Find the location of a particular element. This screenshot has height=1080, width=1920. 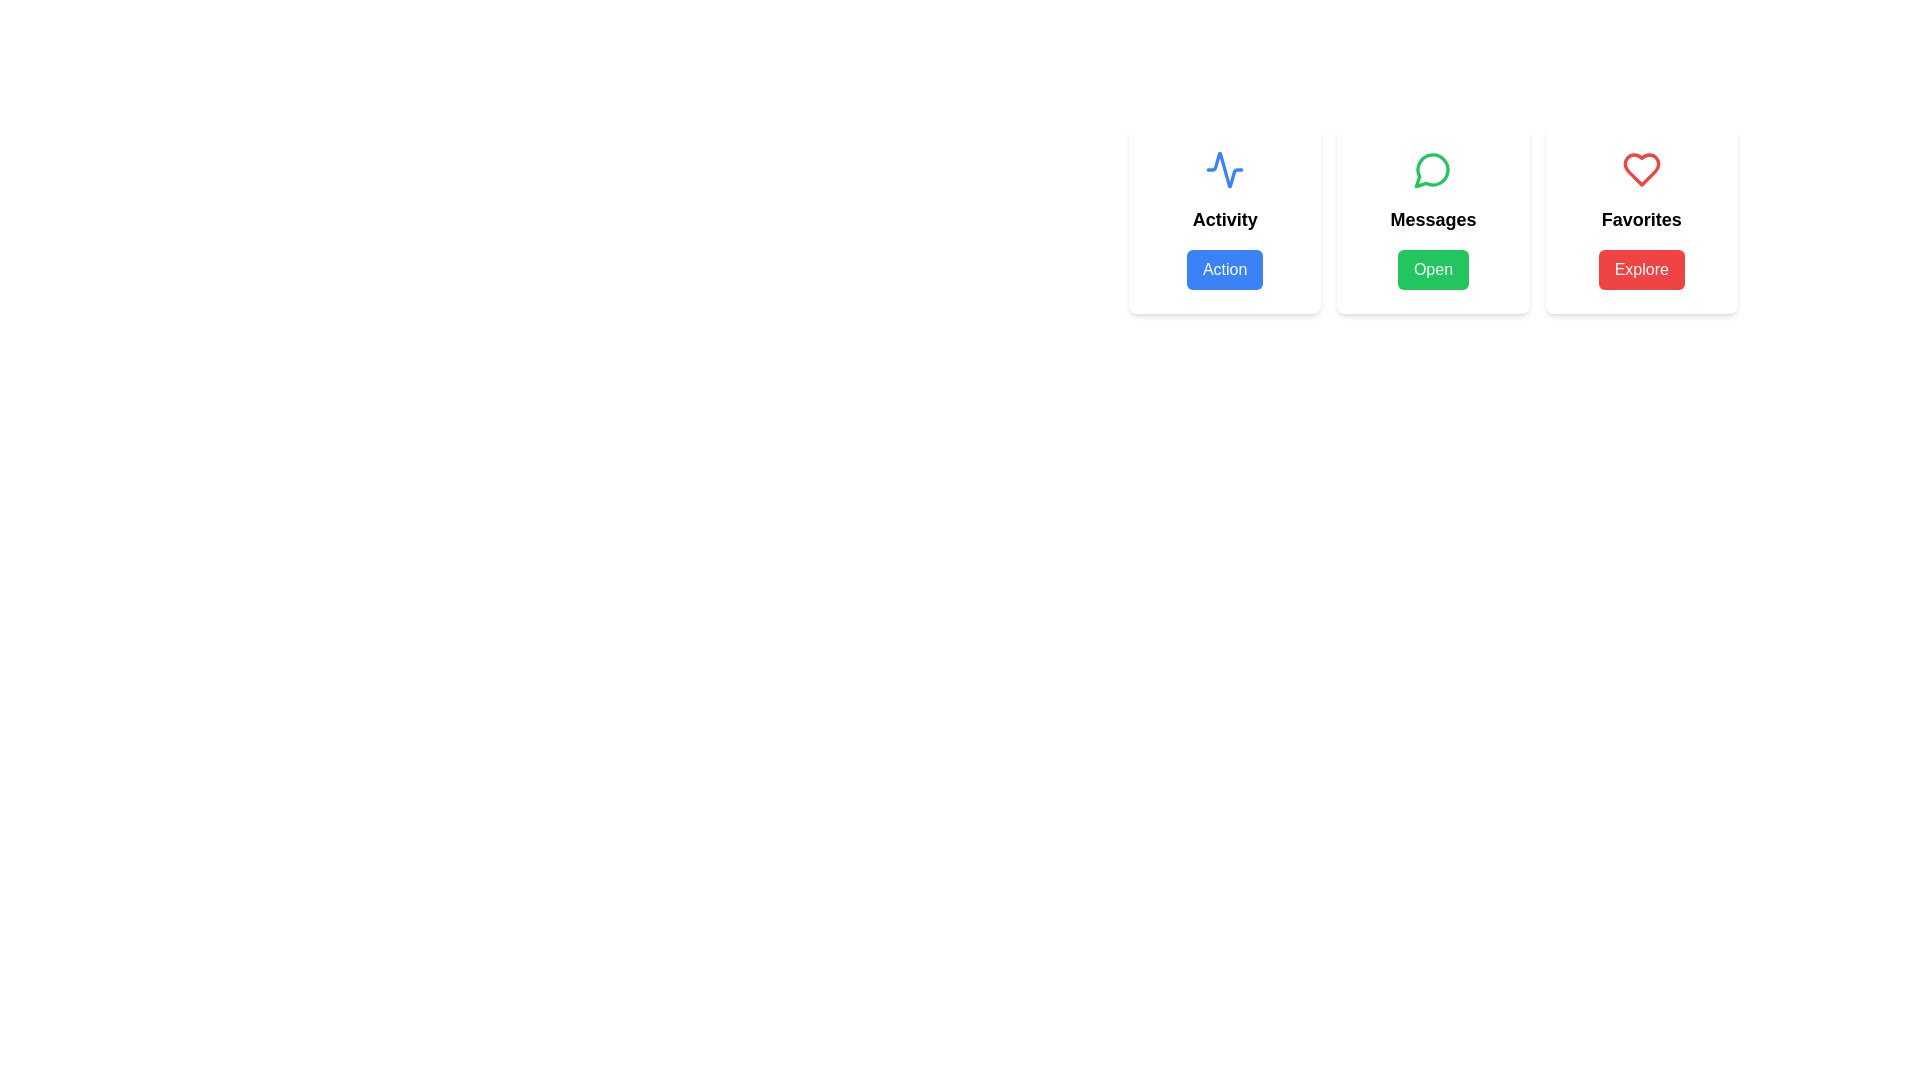

the sharp, stylized blue wave icon that is enclosed within a square frame and positioned above the label 'Activity' is located at coordinates (1224, 168).